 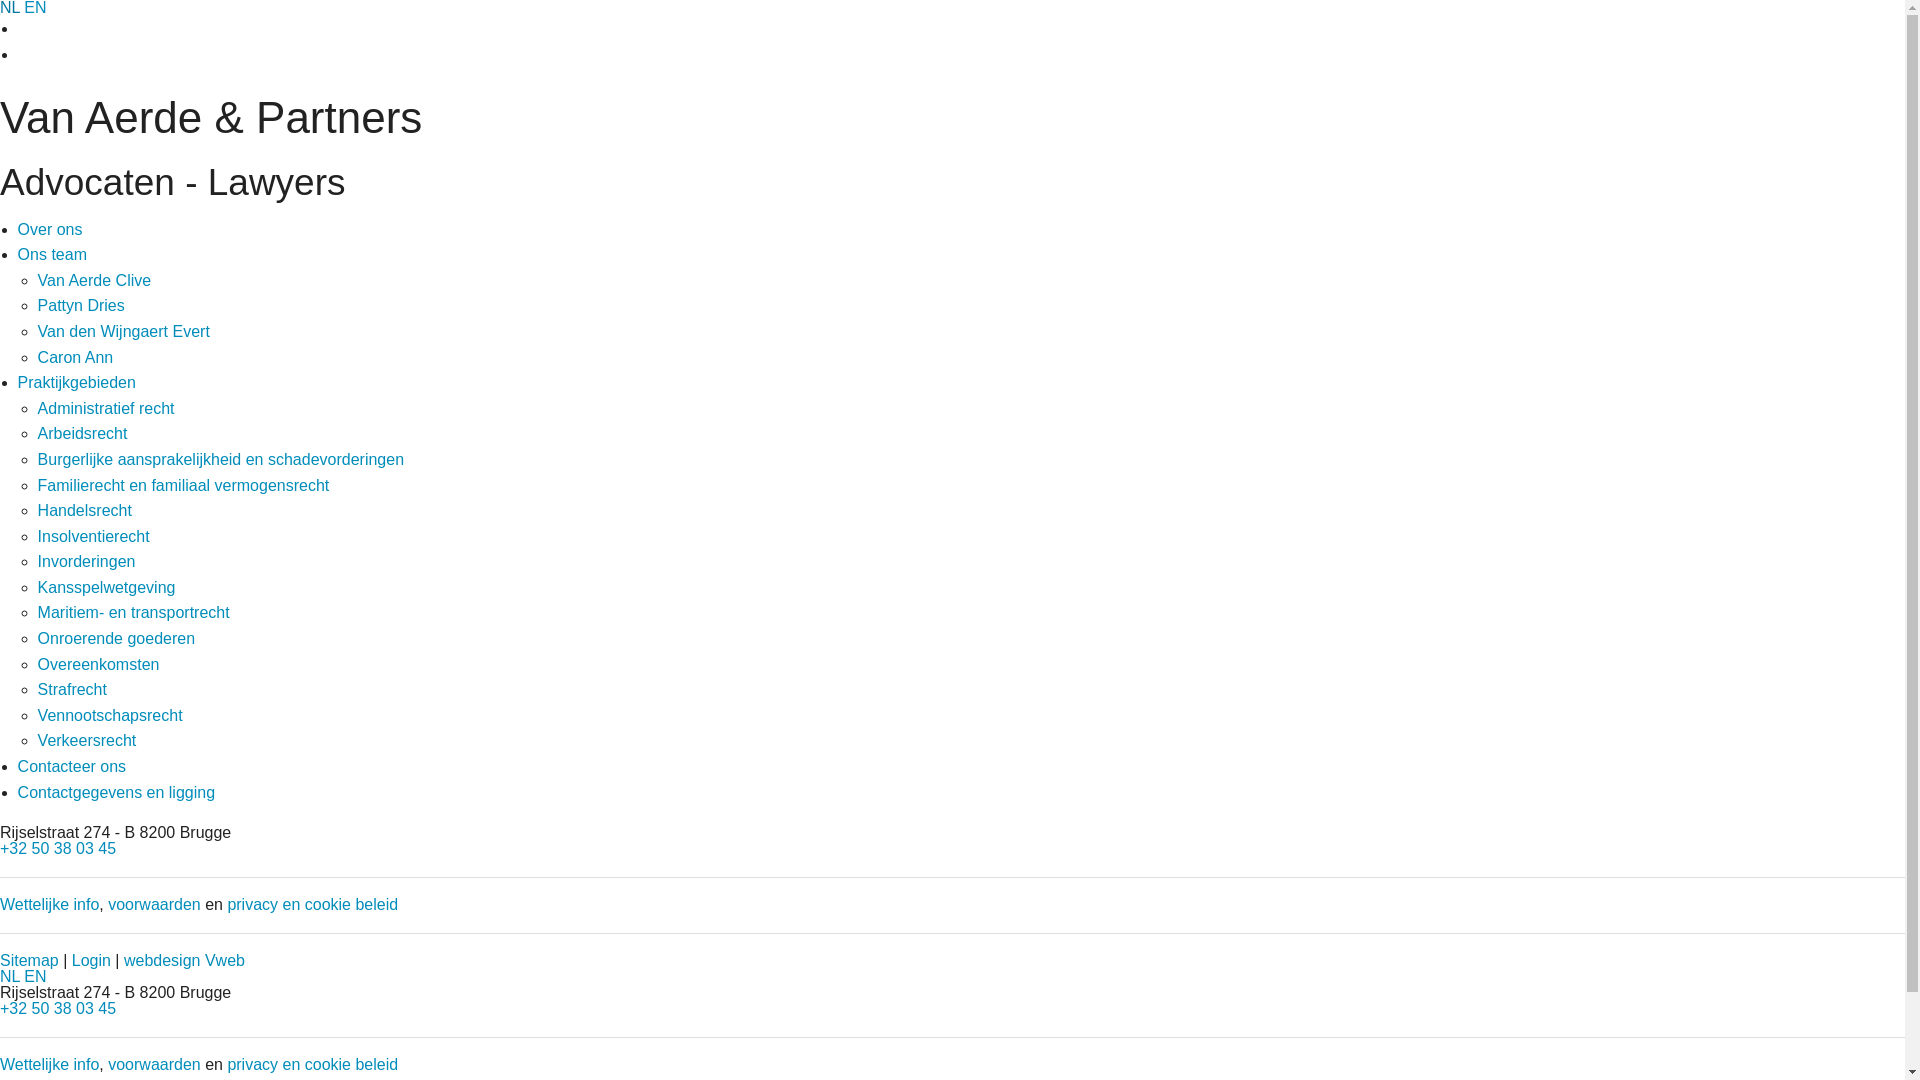 I want to click on 'Vennootschapsrecht', so click(x=109, y=714).